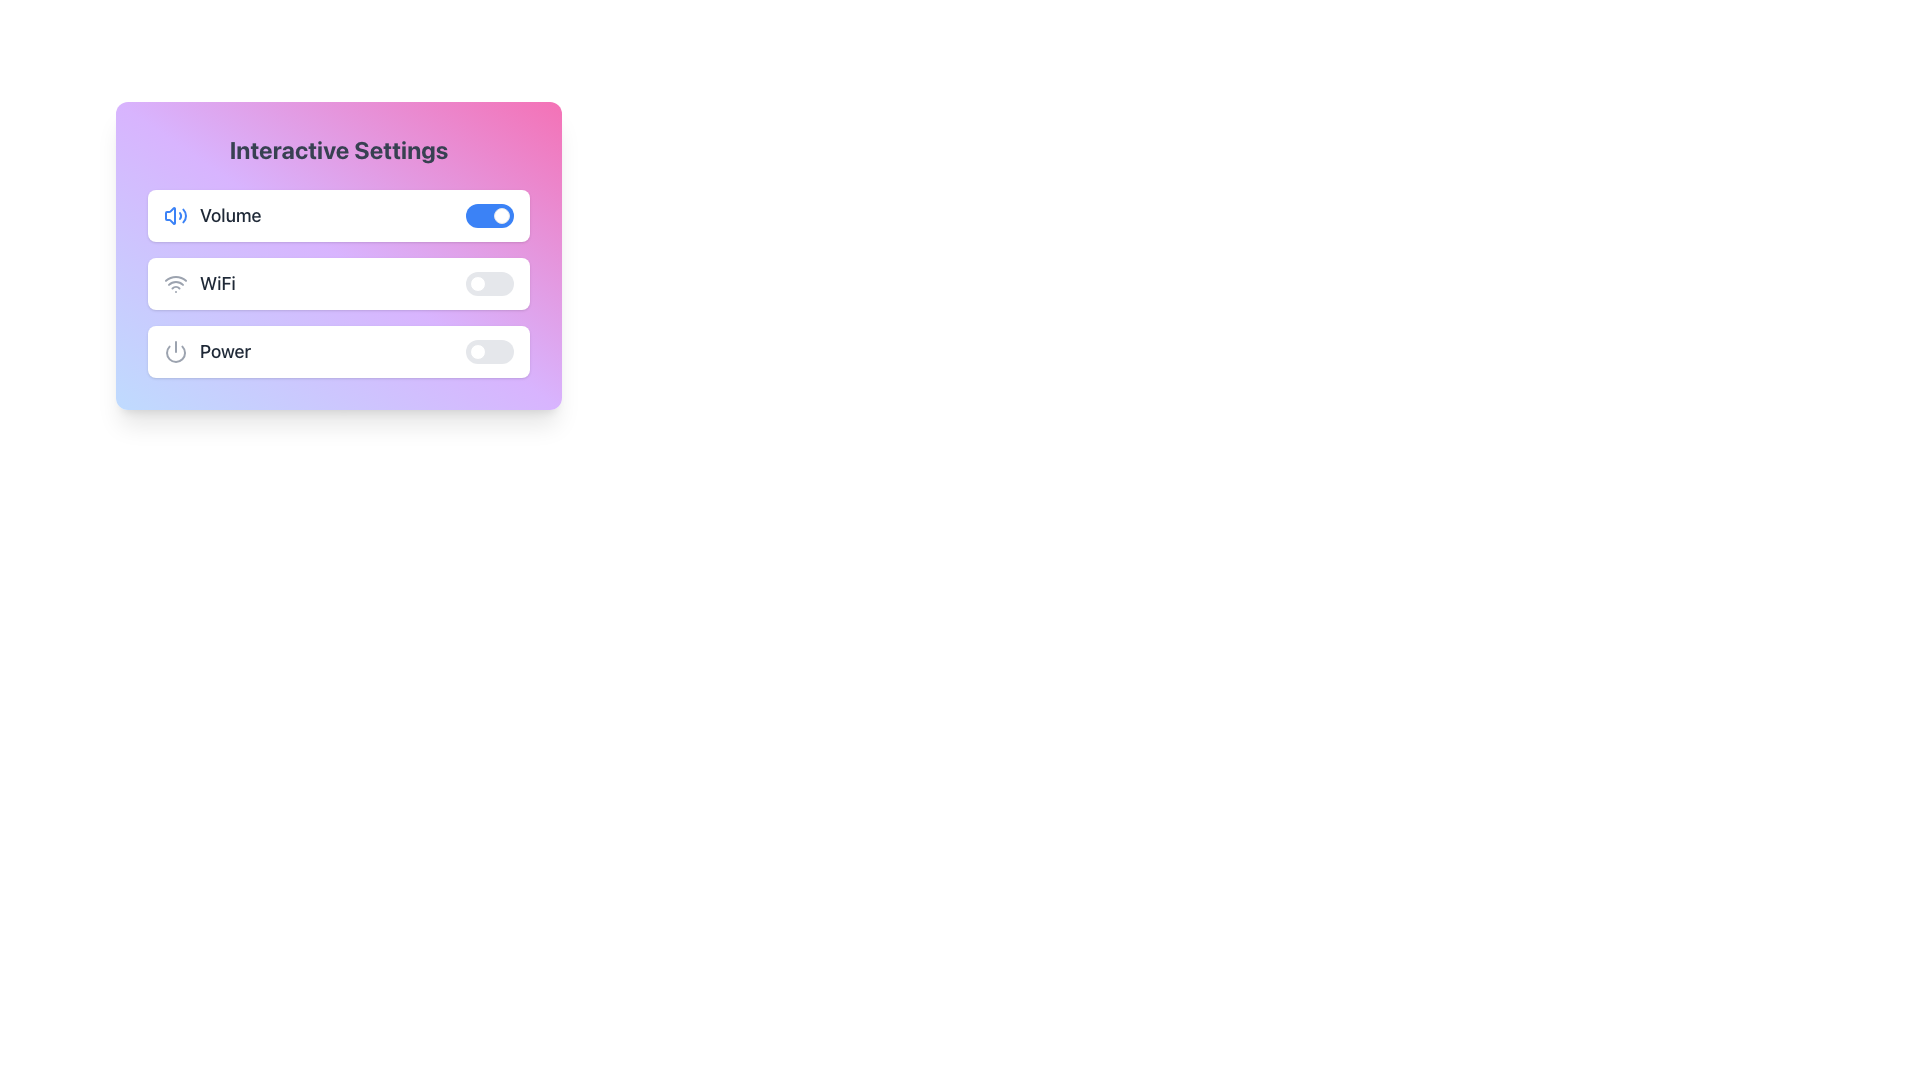 The height and width of the screenshot is (1080, 1920). What do you see at coordinates (339, 284) in the screenshot?
I see `the Settings Option Panel labeled 'WiFi' with a toggle switch` at bounding box center [339, 284].